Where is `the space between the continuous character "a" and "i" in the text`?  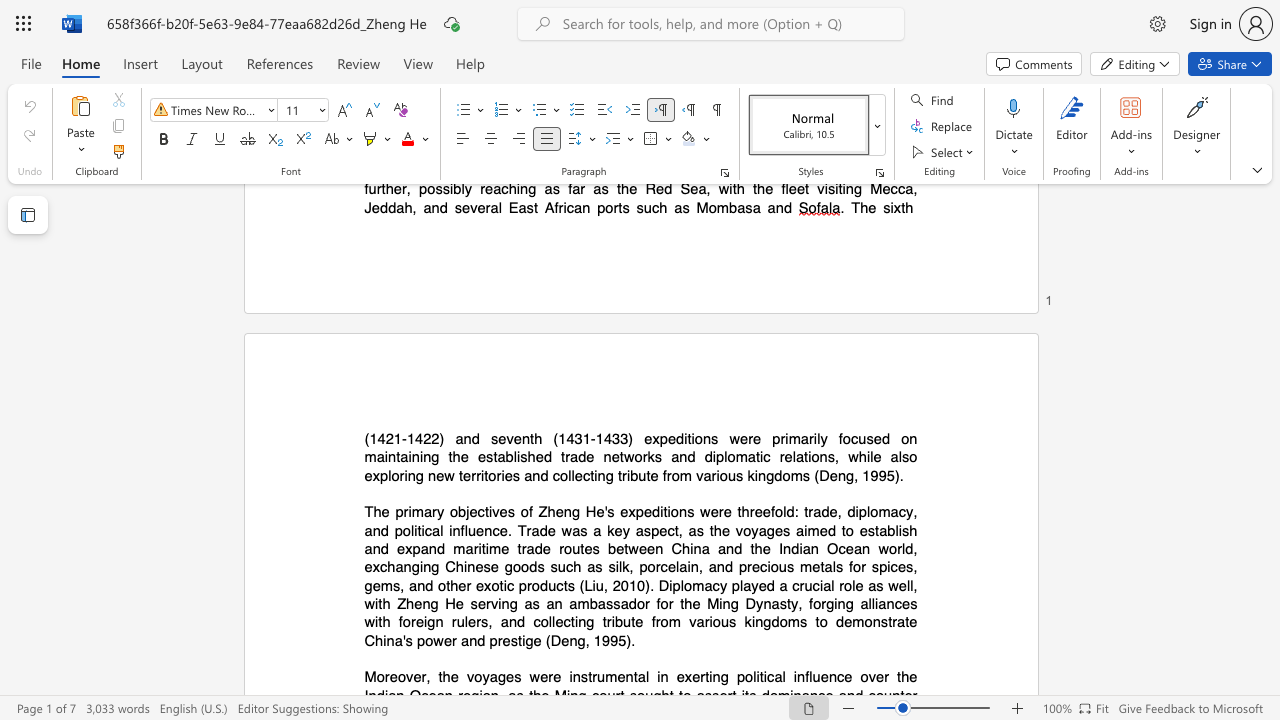
the space between the continuous character "a" and "i" in the text is located at coordinates (803, 529).